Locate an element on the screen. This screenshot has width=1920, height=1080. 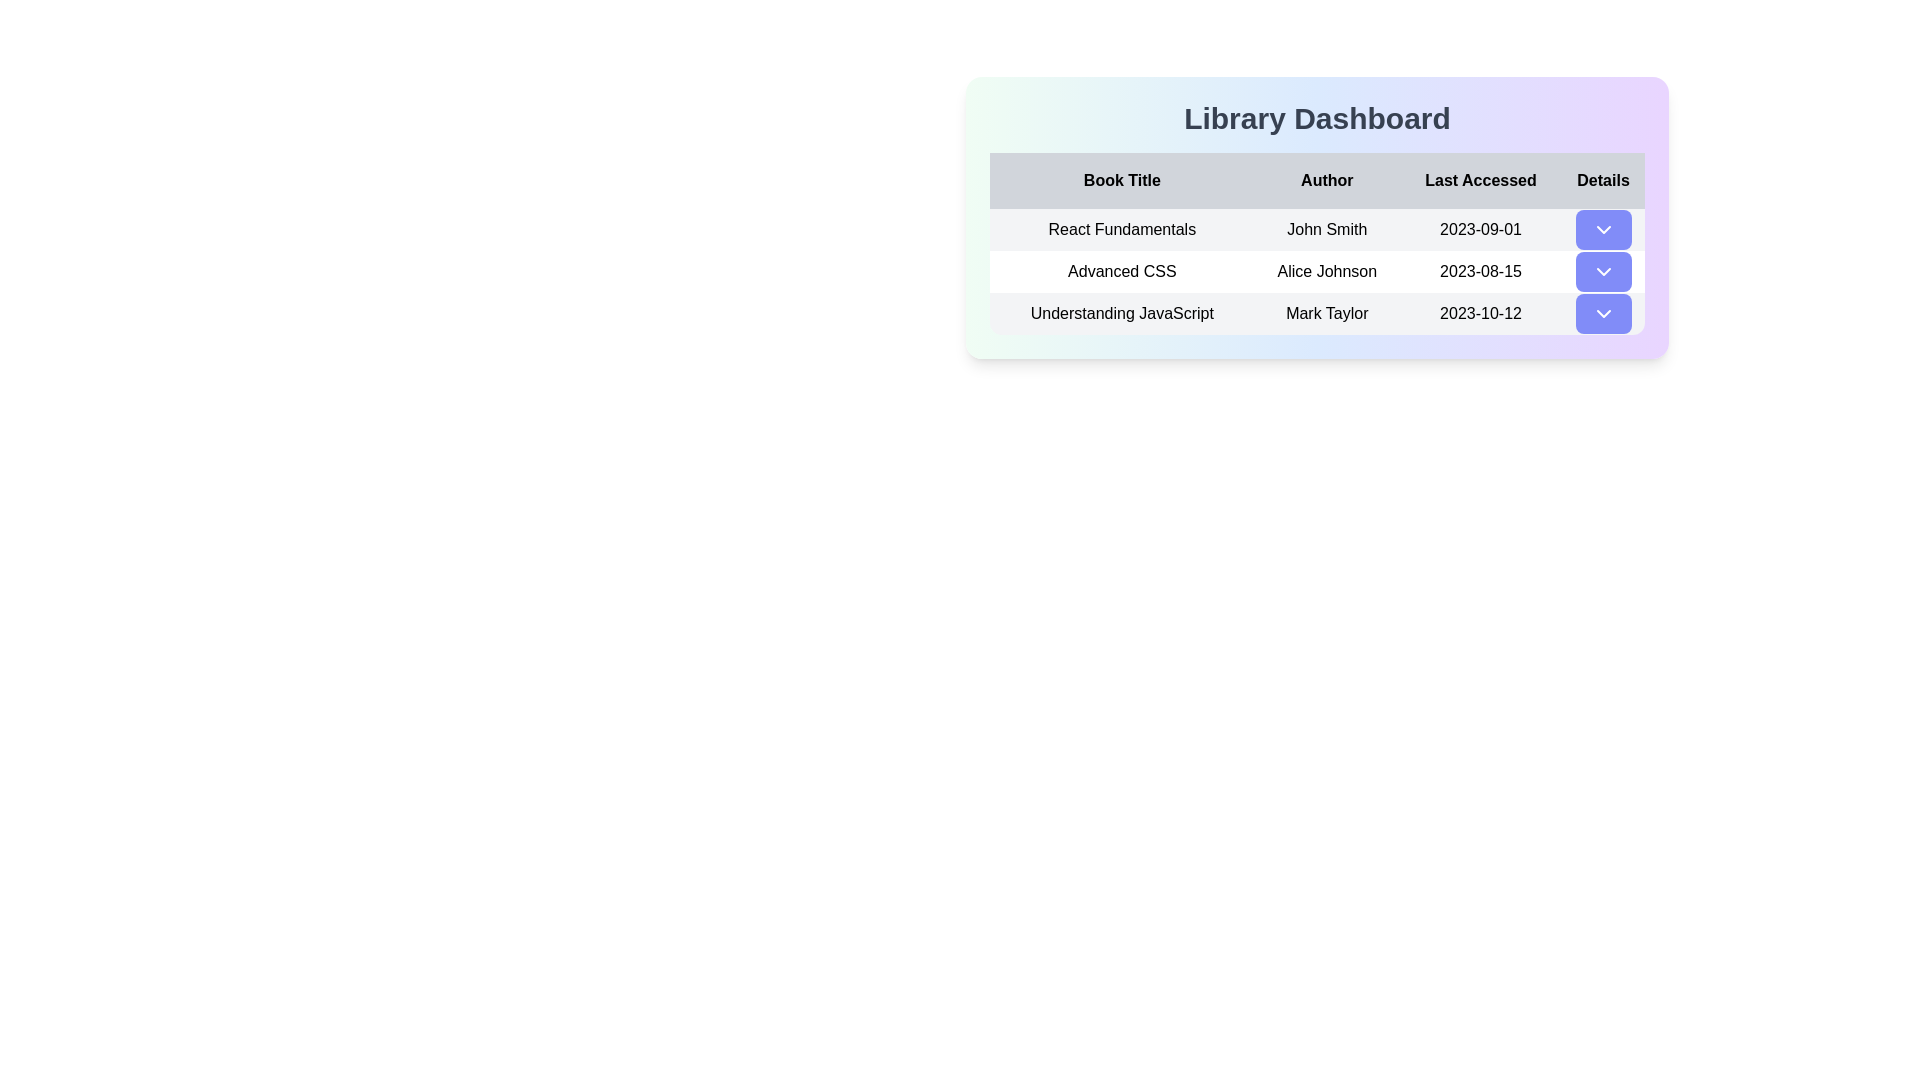
the action indicator icon located in the 'Details' column of the first row in the 'Library Dashboard' table is located at coordinates (1603, 229).